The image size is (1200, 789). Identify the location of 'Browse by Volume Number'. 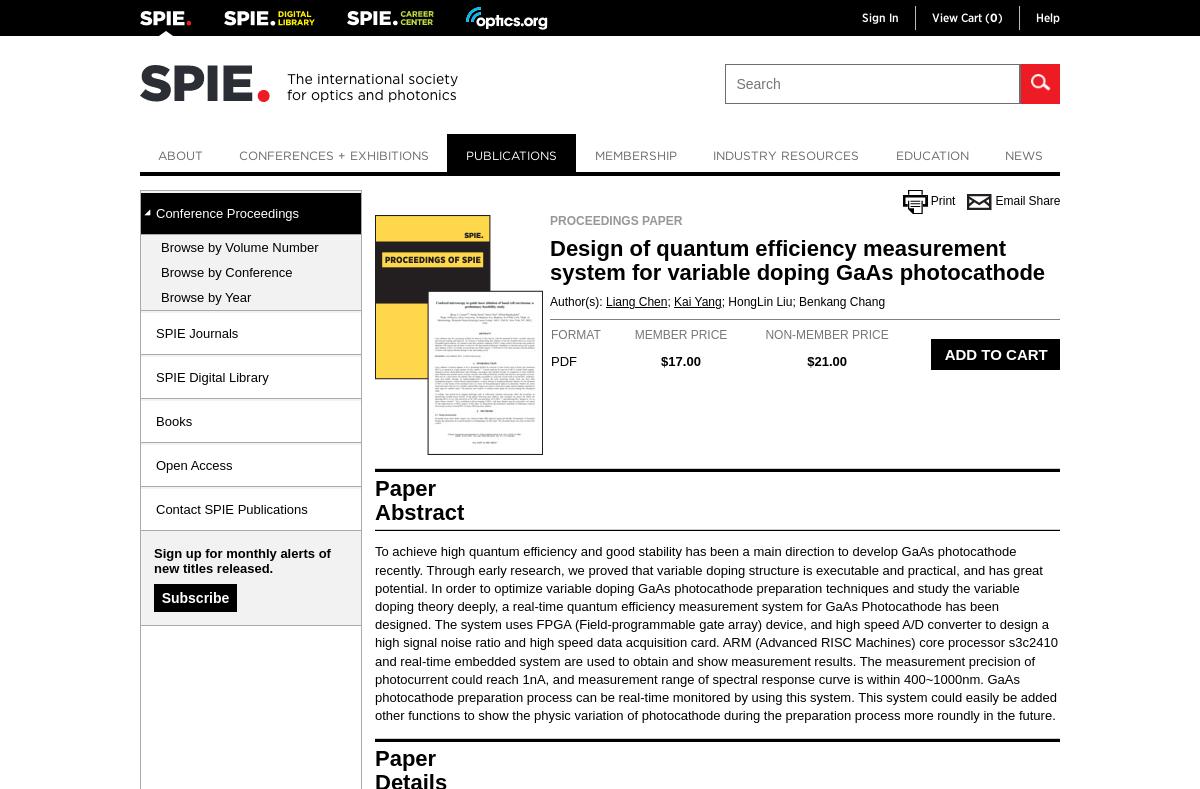
(238, 247).